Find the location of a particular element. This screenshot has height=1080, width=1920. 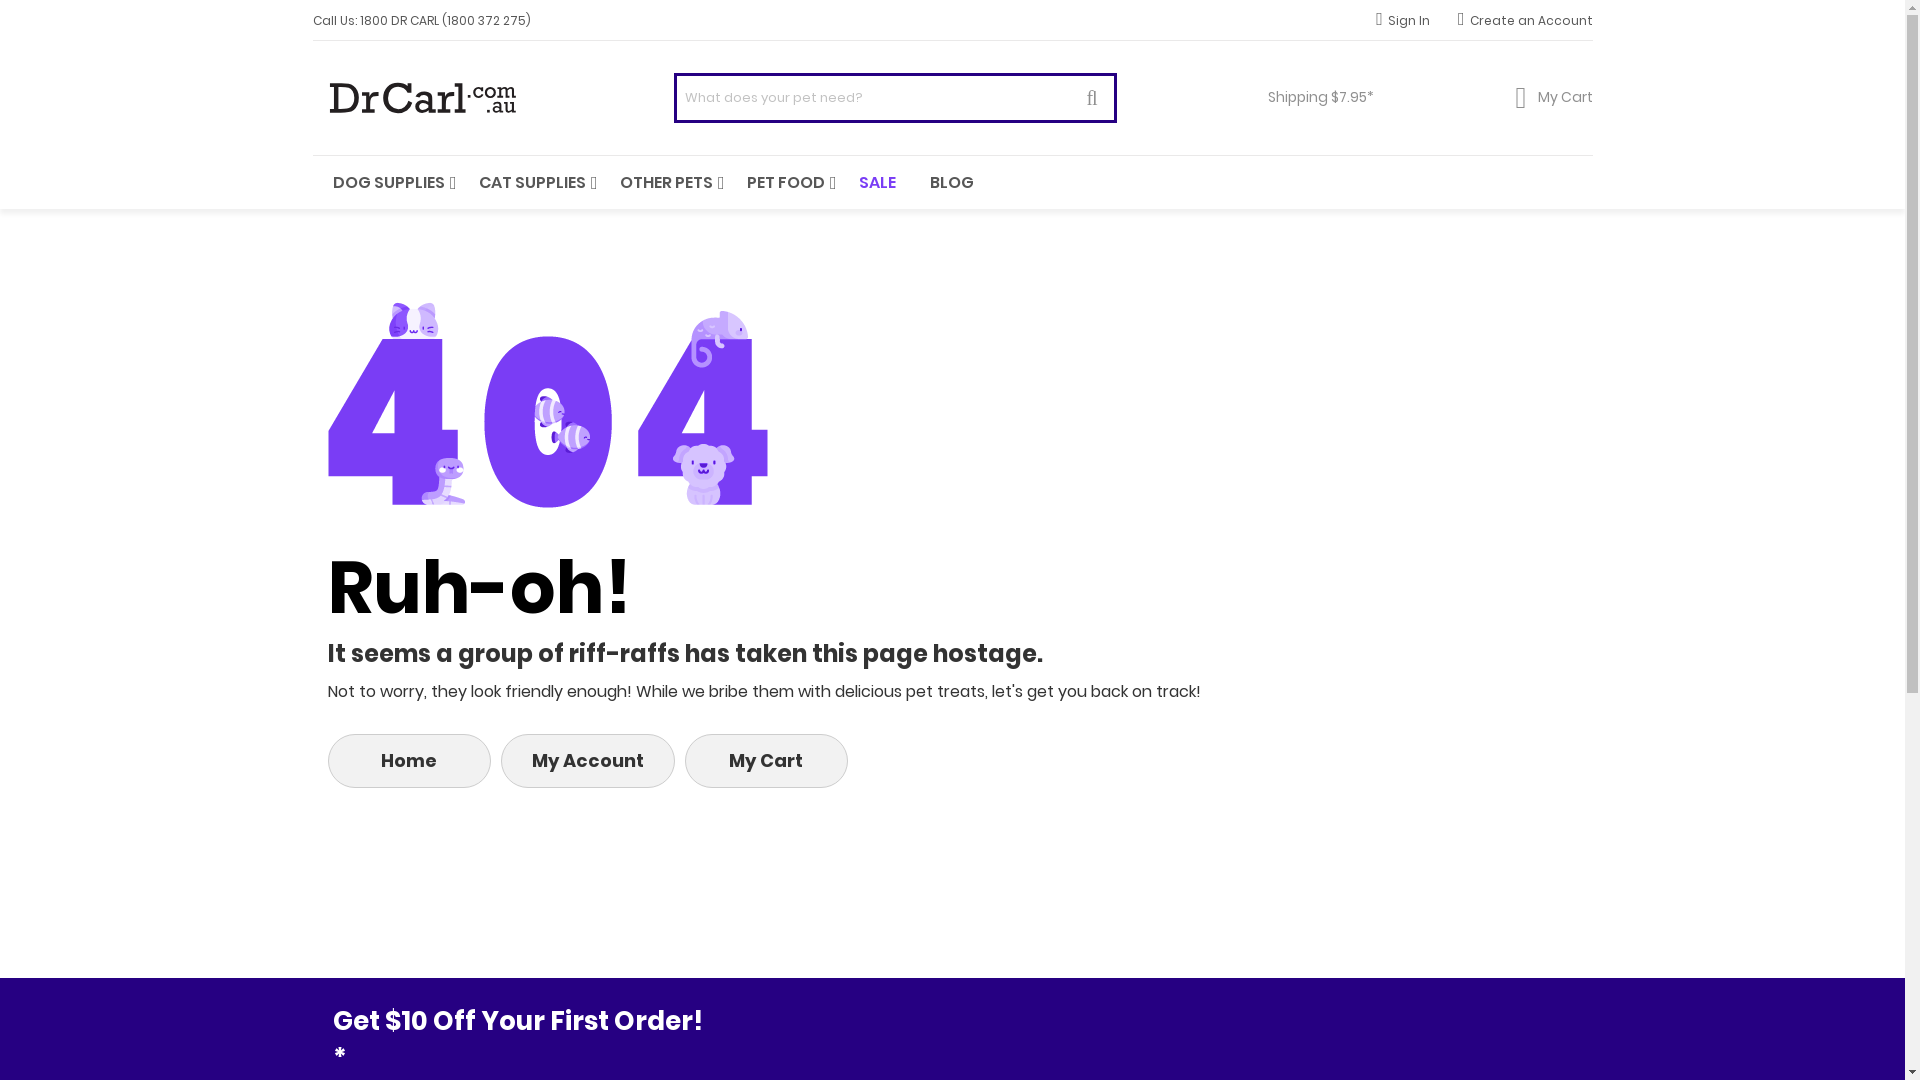

'My Account' is located at coordinates (585, 760).